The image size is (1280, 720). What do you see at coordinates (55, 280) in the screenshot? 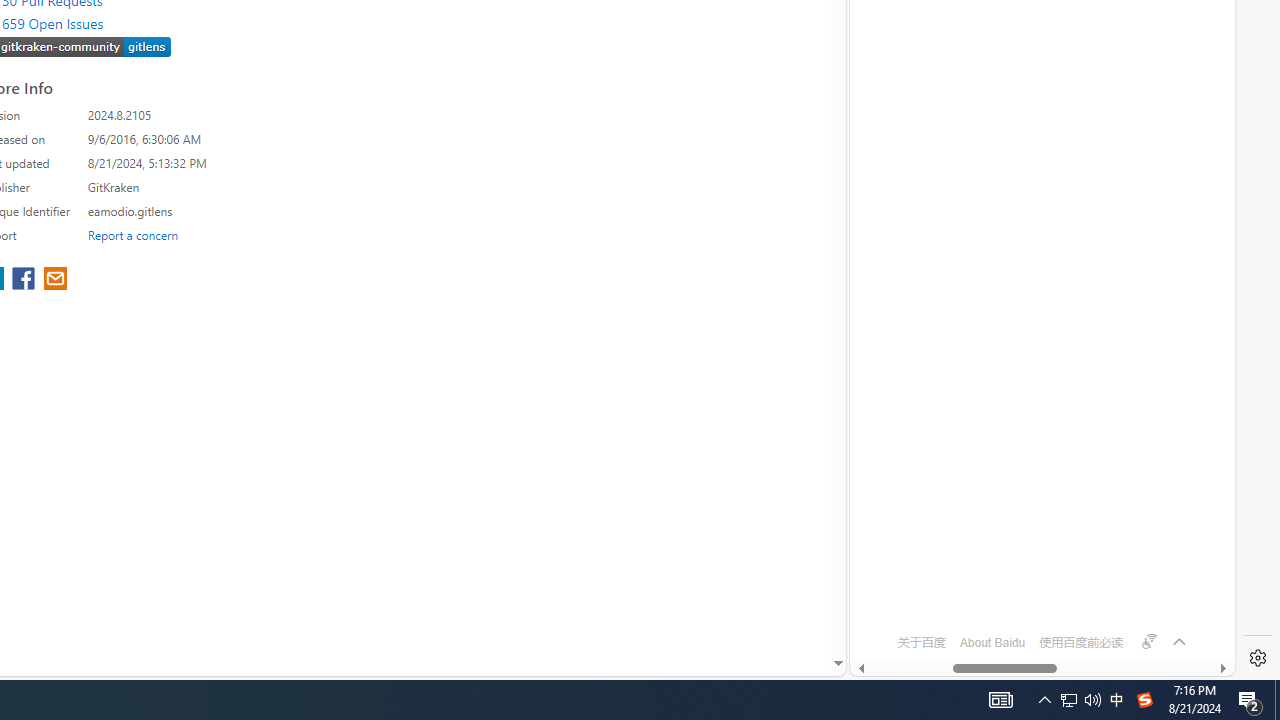
I see `'share extension on email'` at bounding box center [55, 280].